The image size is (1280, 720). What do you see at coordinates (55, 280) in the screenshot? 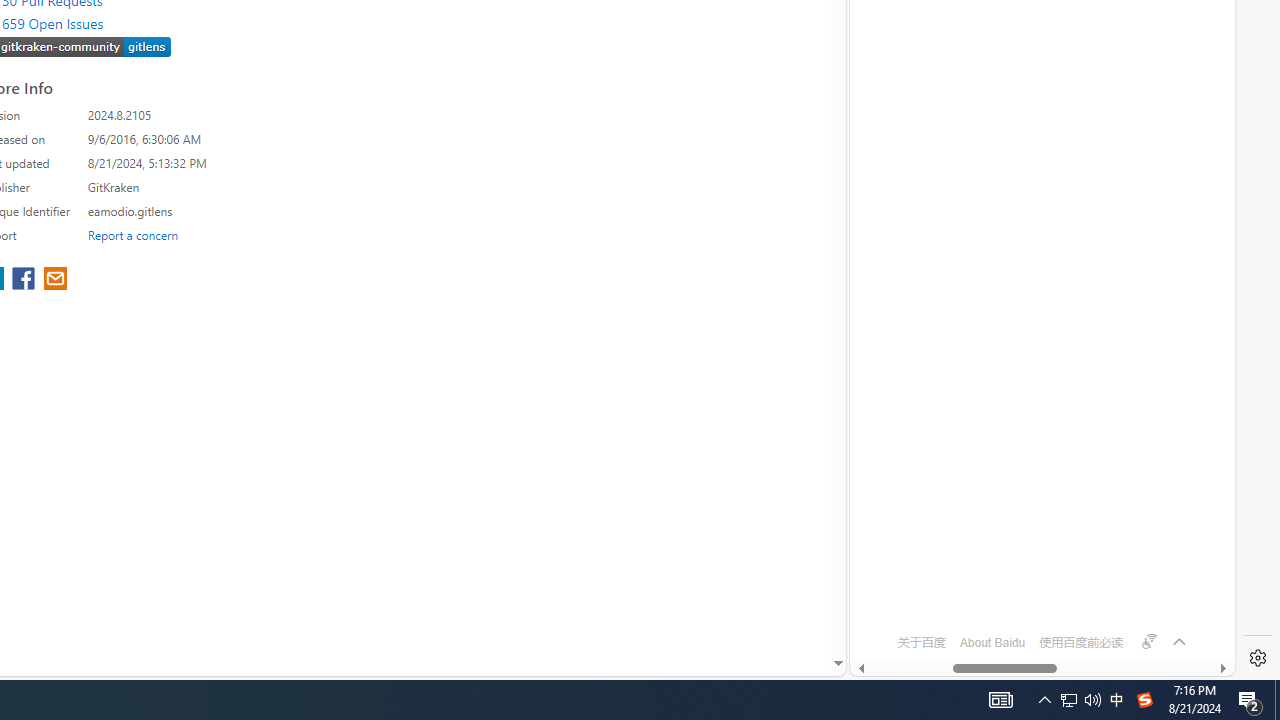
I see `'share extension on email'` at bounding box center [55, 280].